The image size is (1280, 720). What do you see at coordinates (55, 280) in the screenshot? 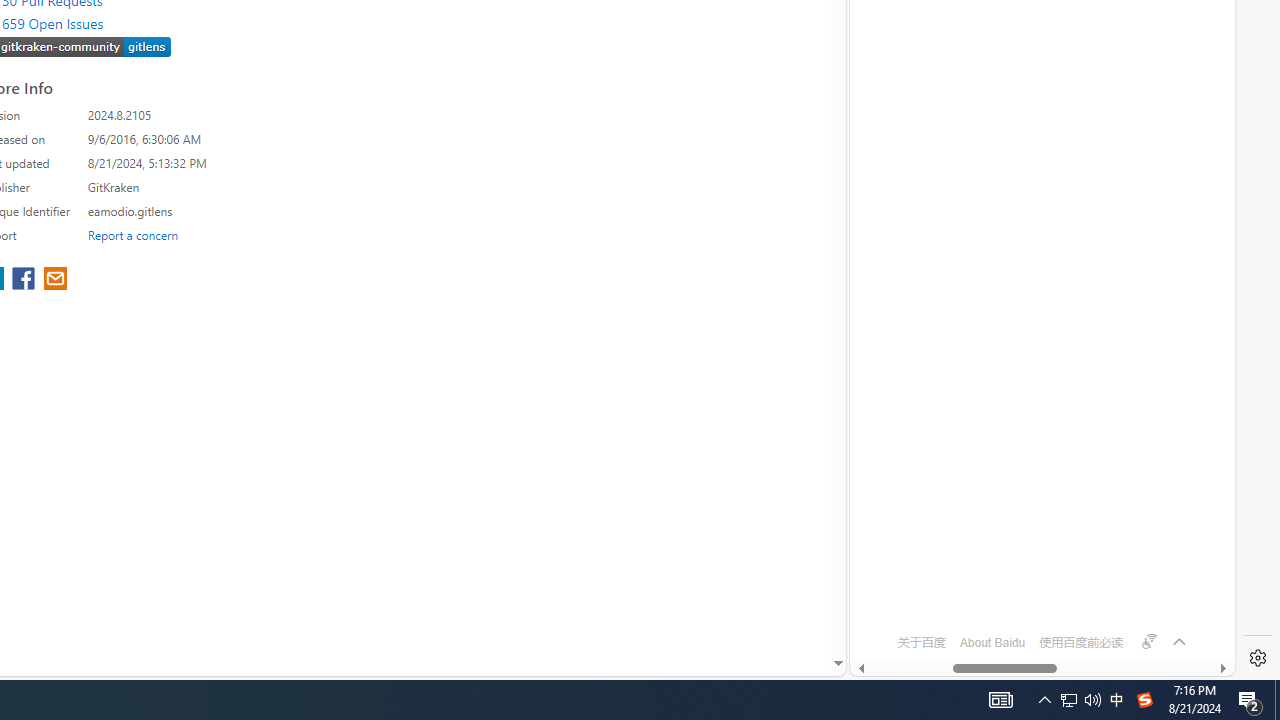
I see `'share extension on email'` at bounding box center [55, 280].